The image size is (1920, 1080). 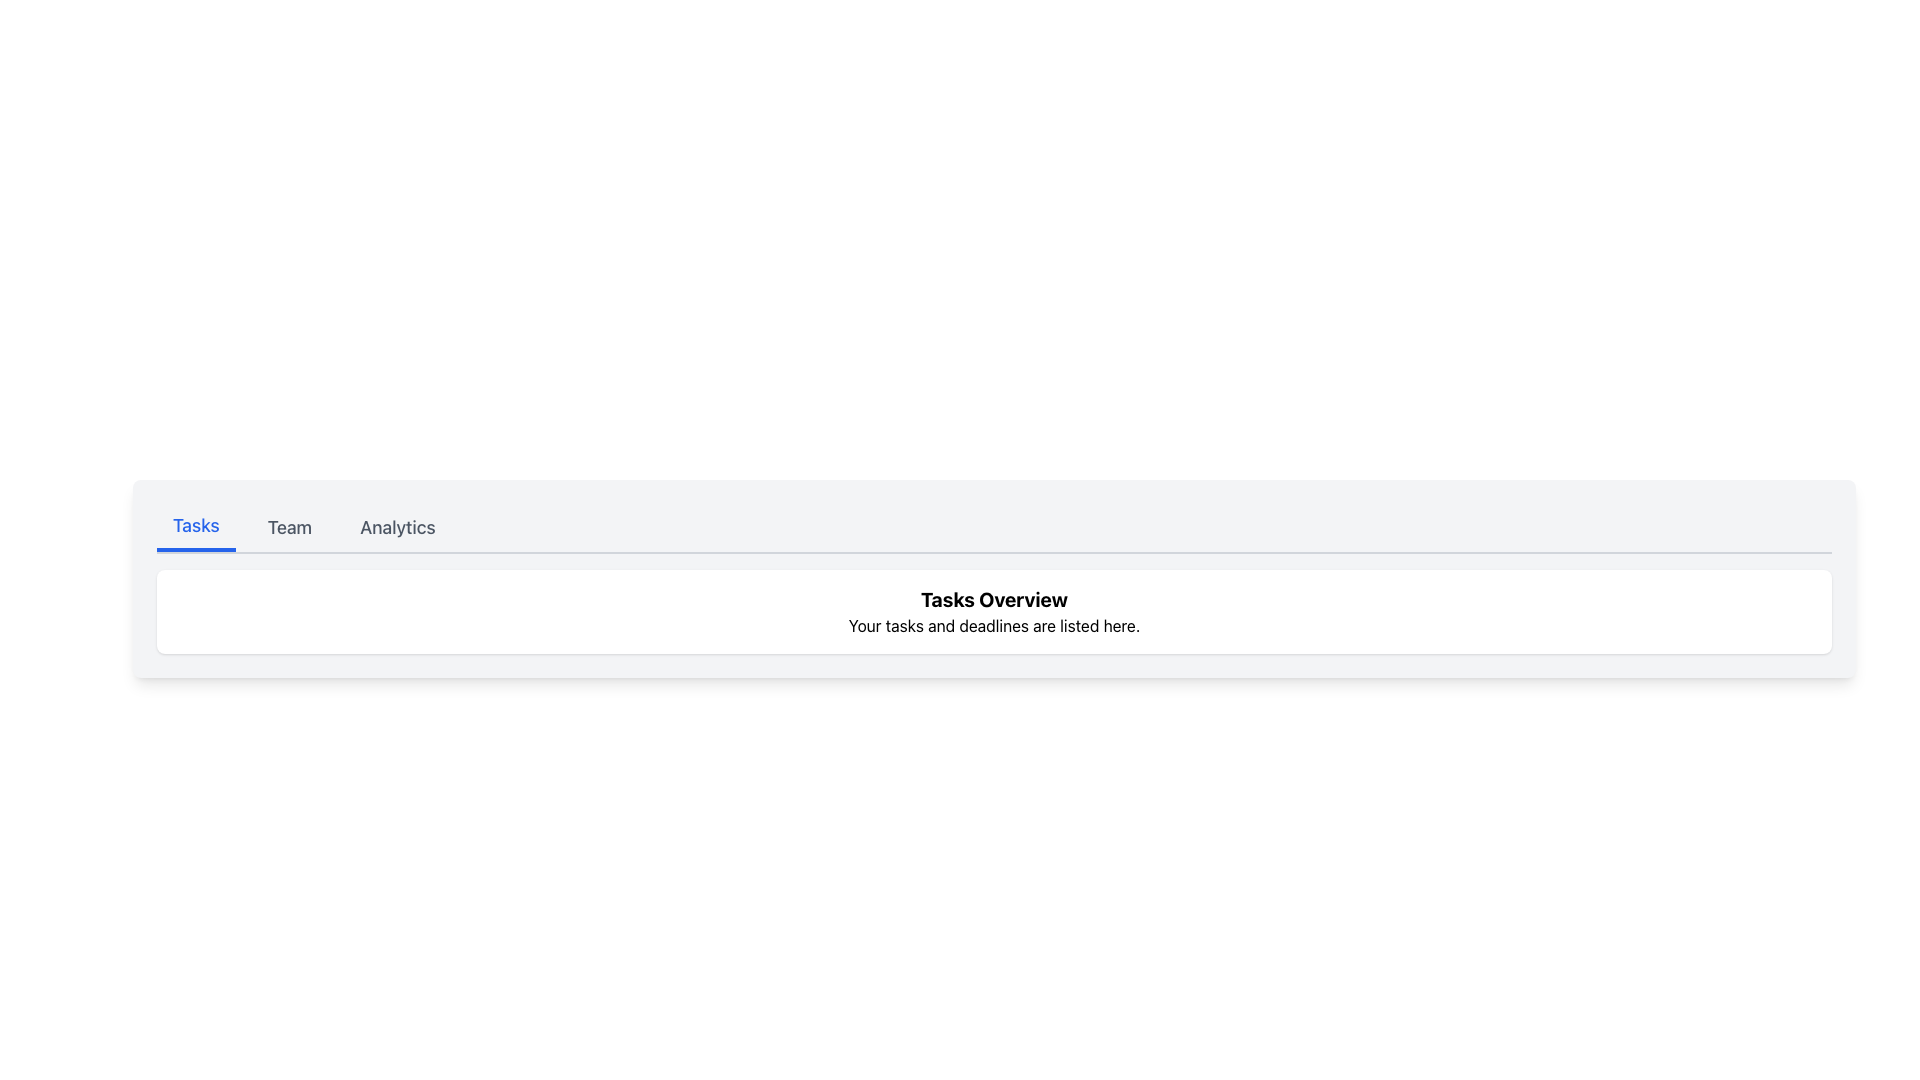 I want to click on the static text located below the heading 'Tasks Overview' that provides context about the tasks and deadlines section, so click(x=994, y=624).